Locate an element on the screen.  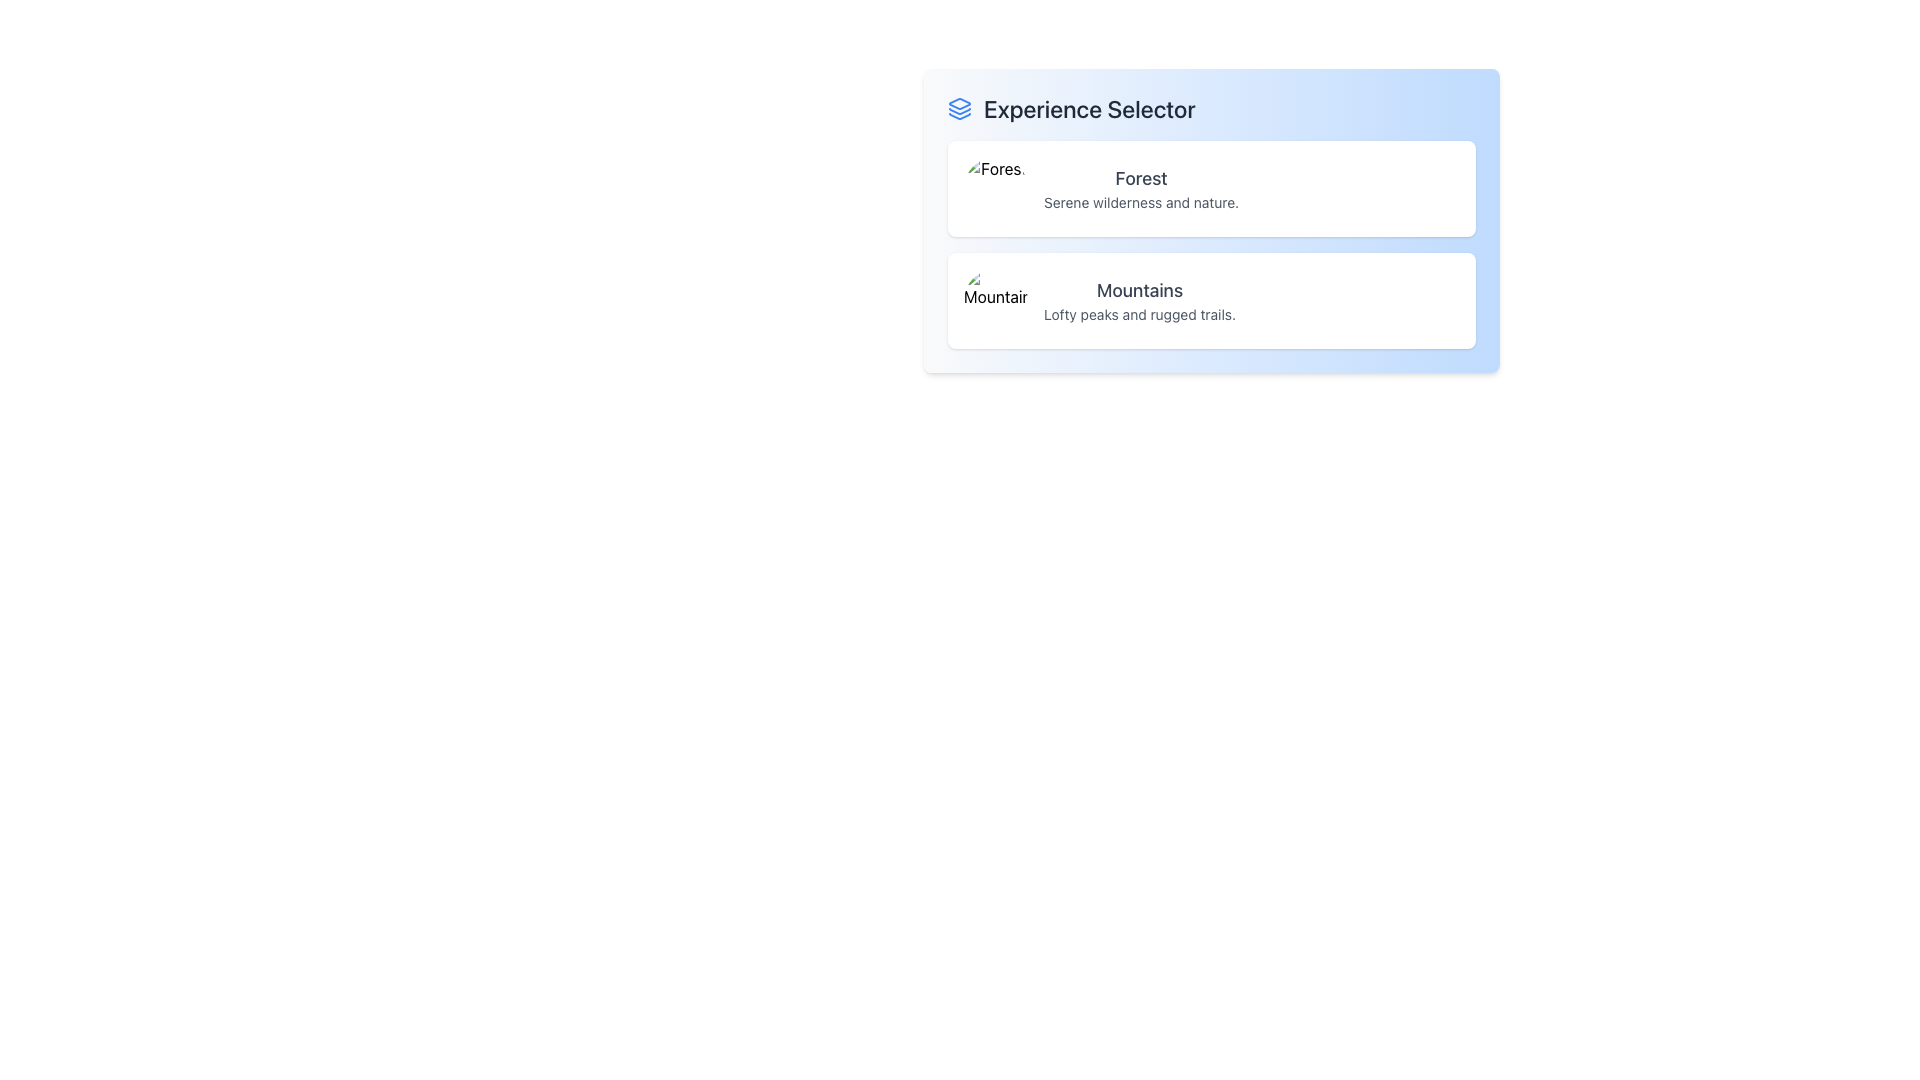
textual description stating "Serene wilderness and nature." located beneath the heading "Forest" in the first rectangular card of the Experience Selector interface is located at coordinates (1141, 203).